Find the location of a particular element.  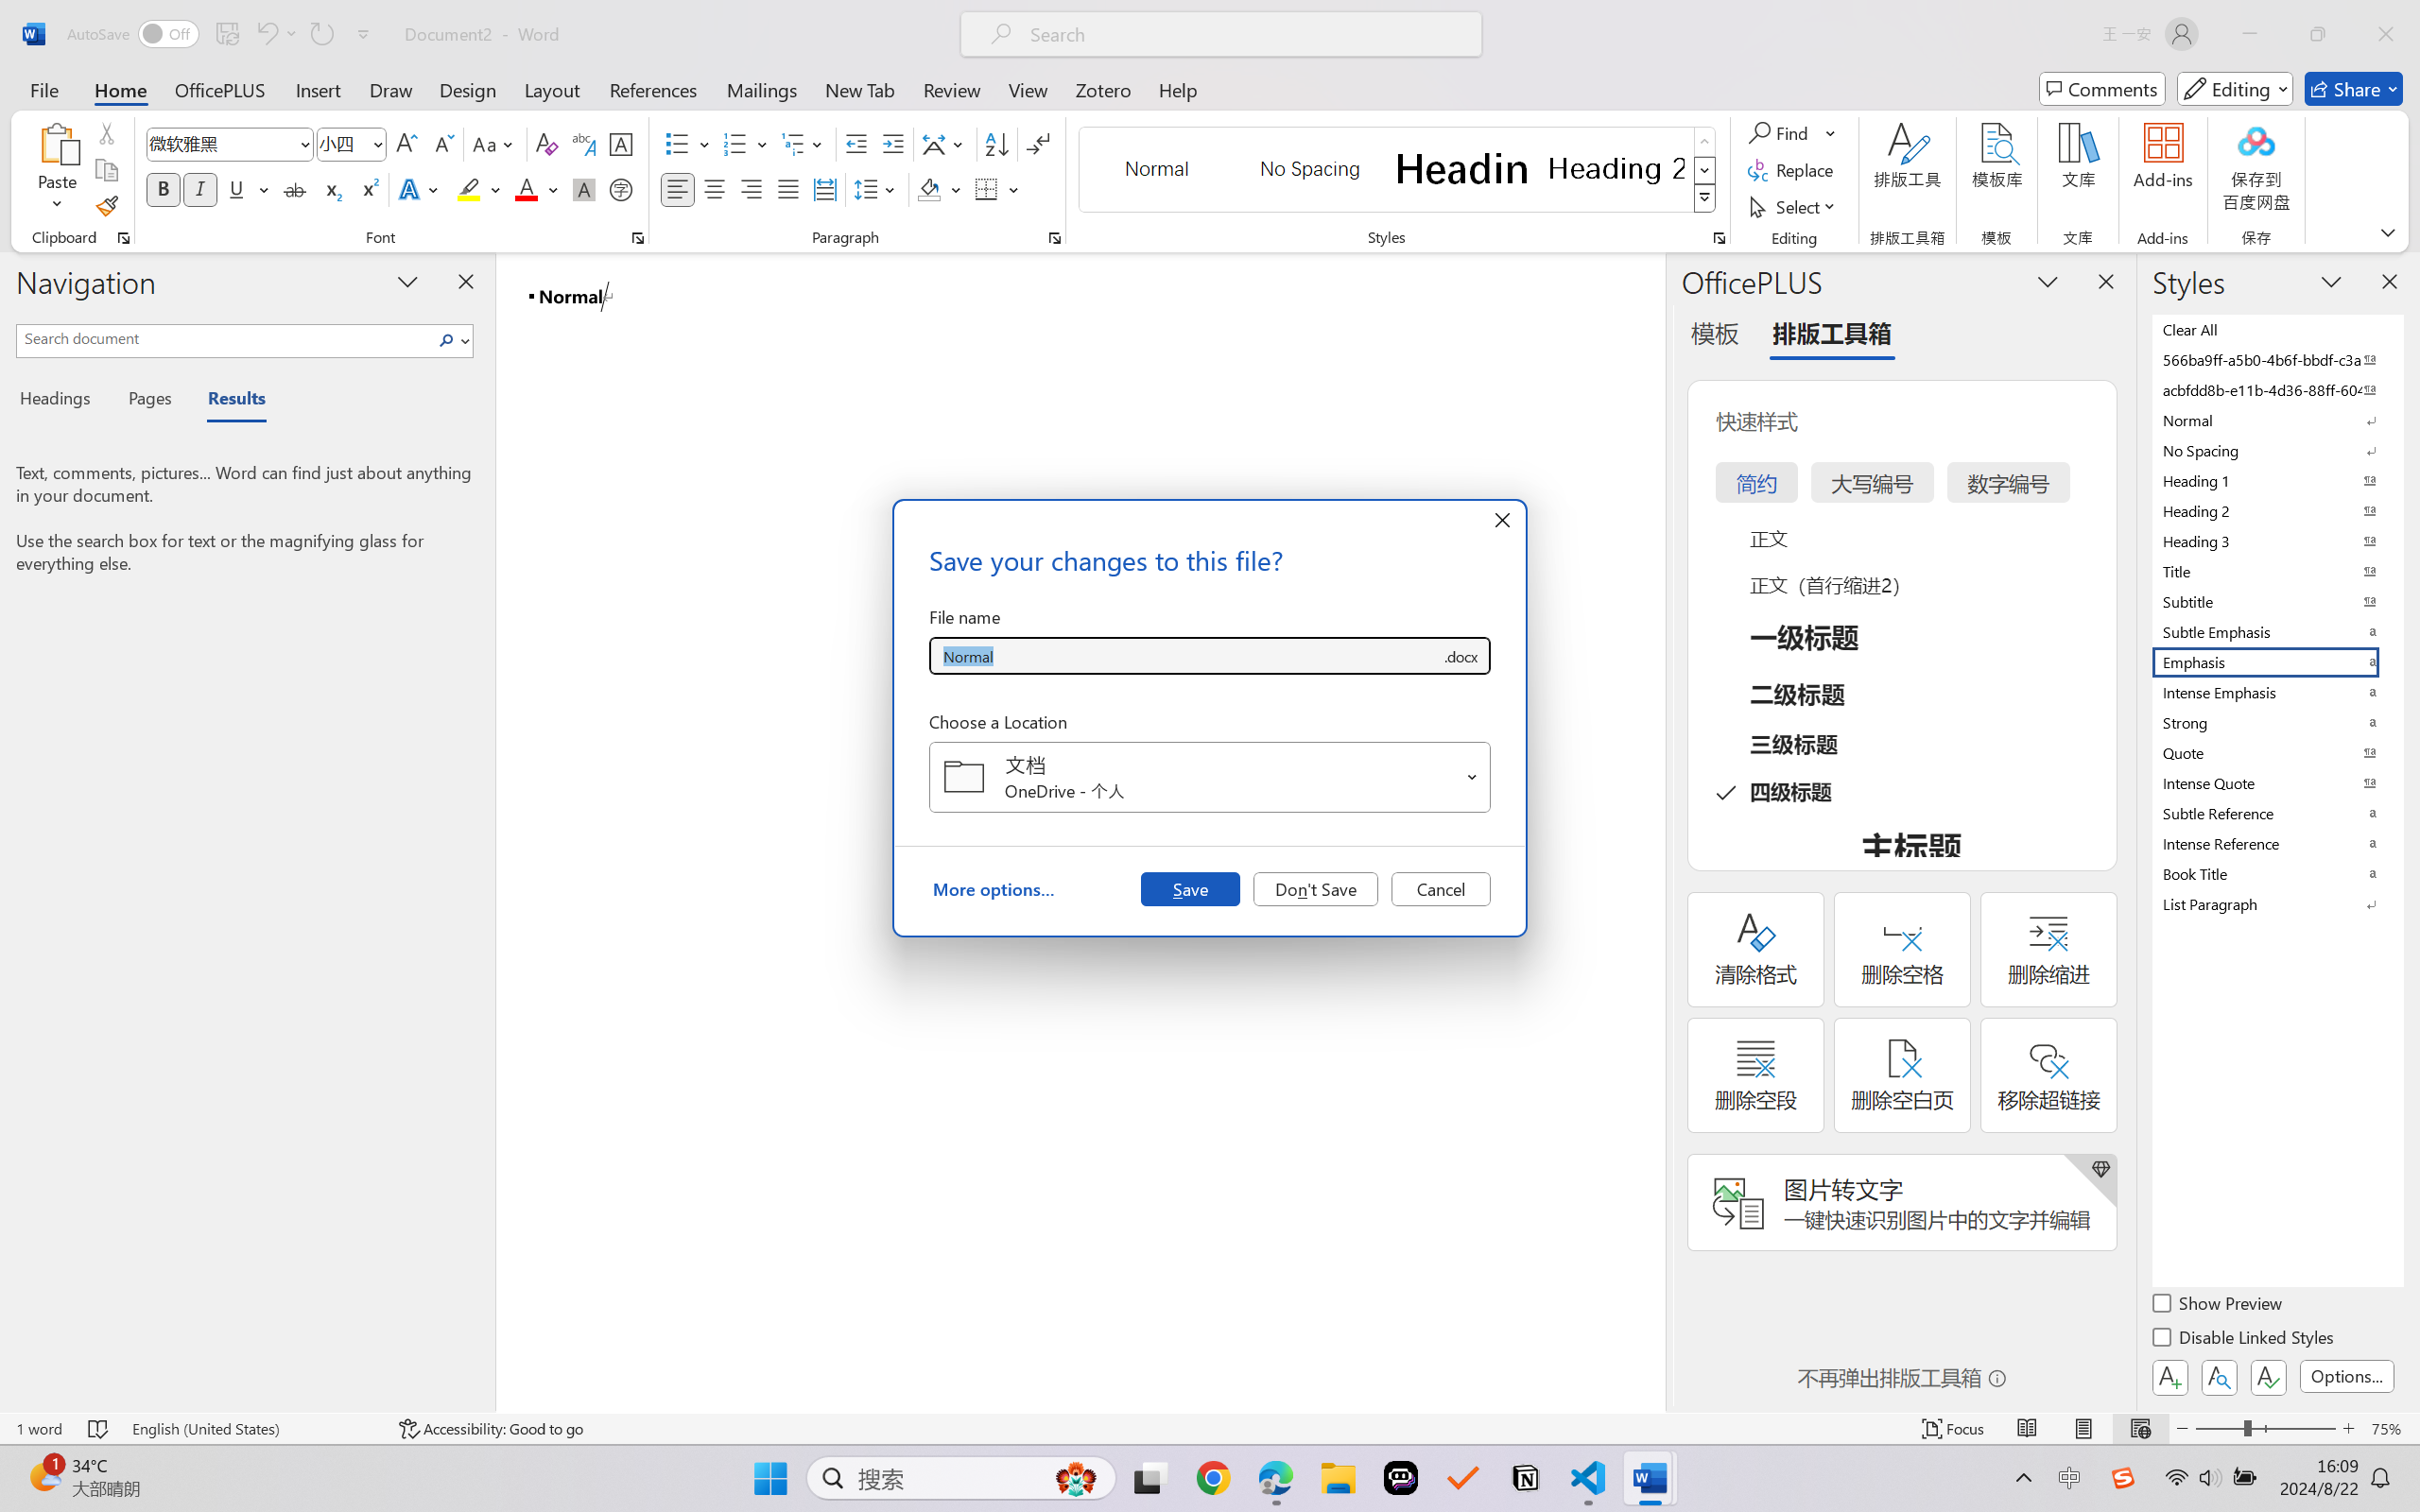

'Options...' is located at coordinates (2344, 1375).